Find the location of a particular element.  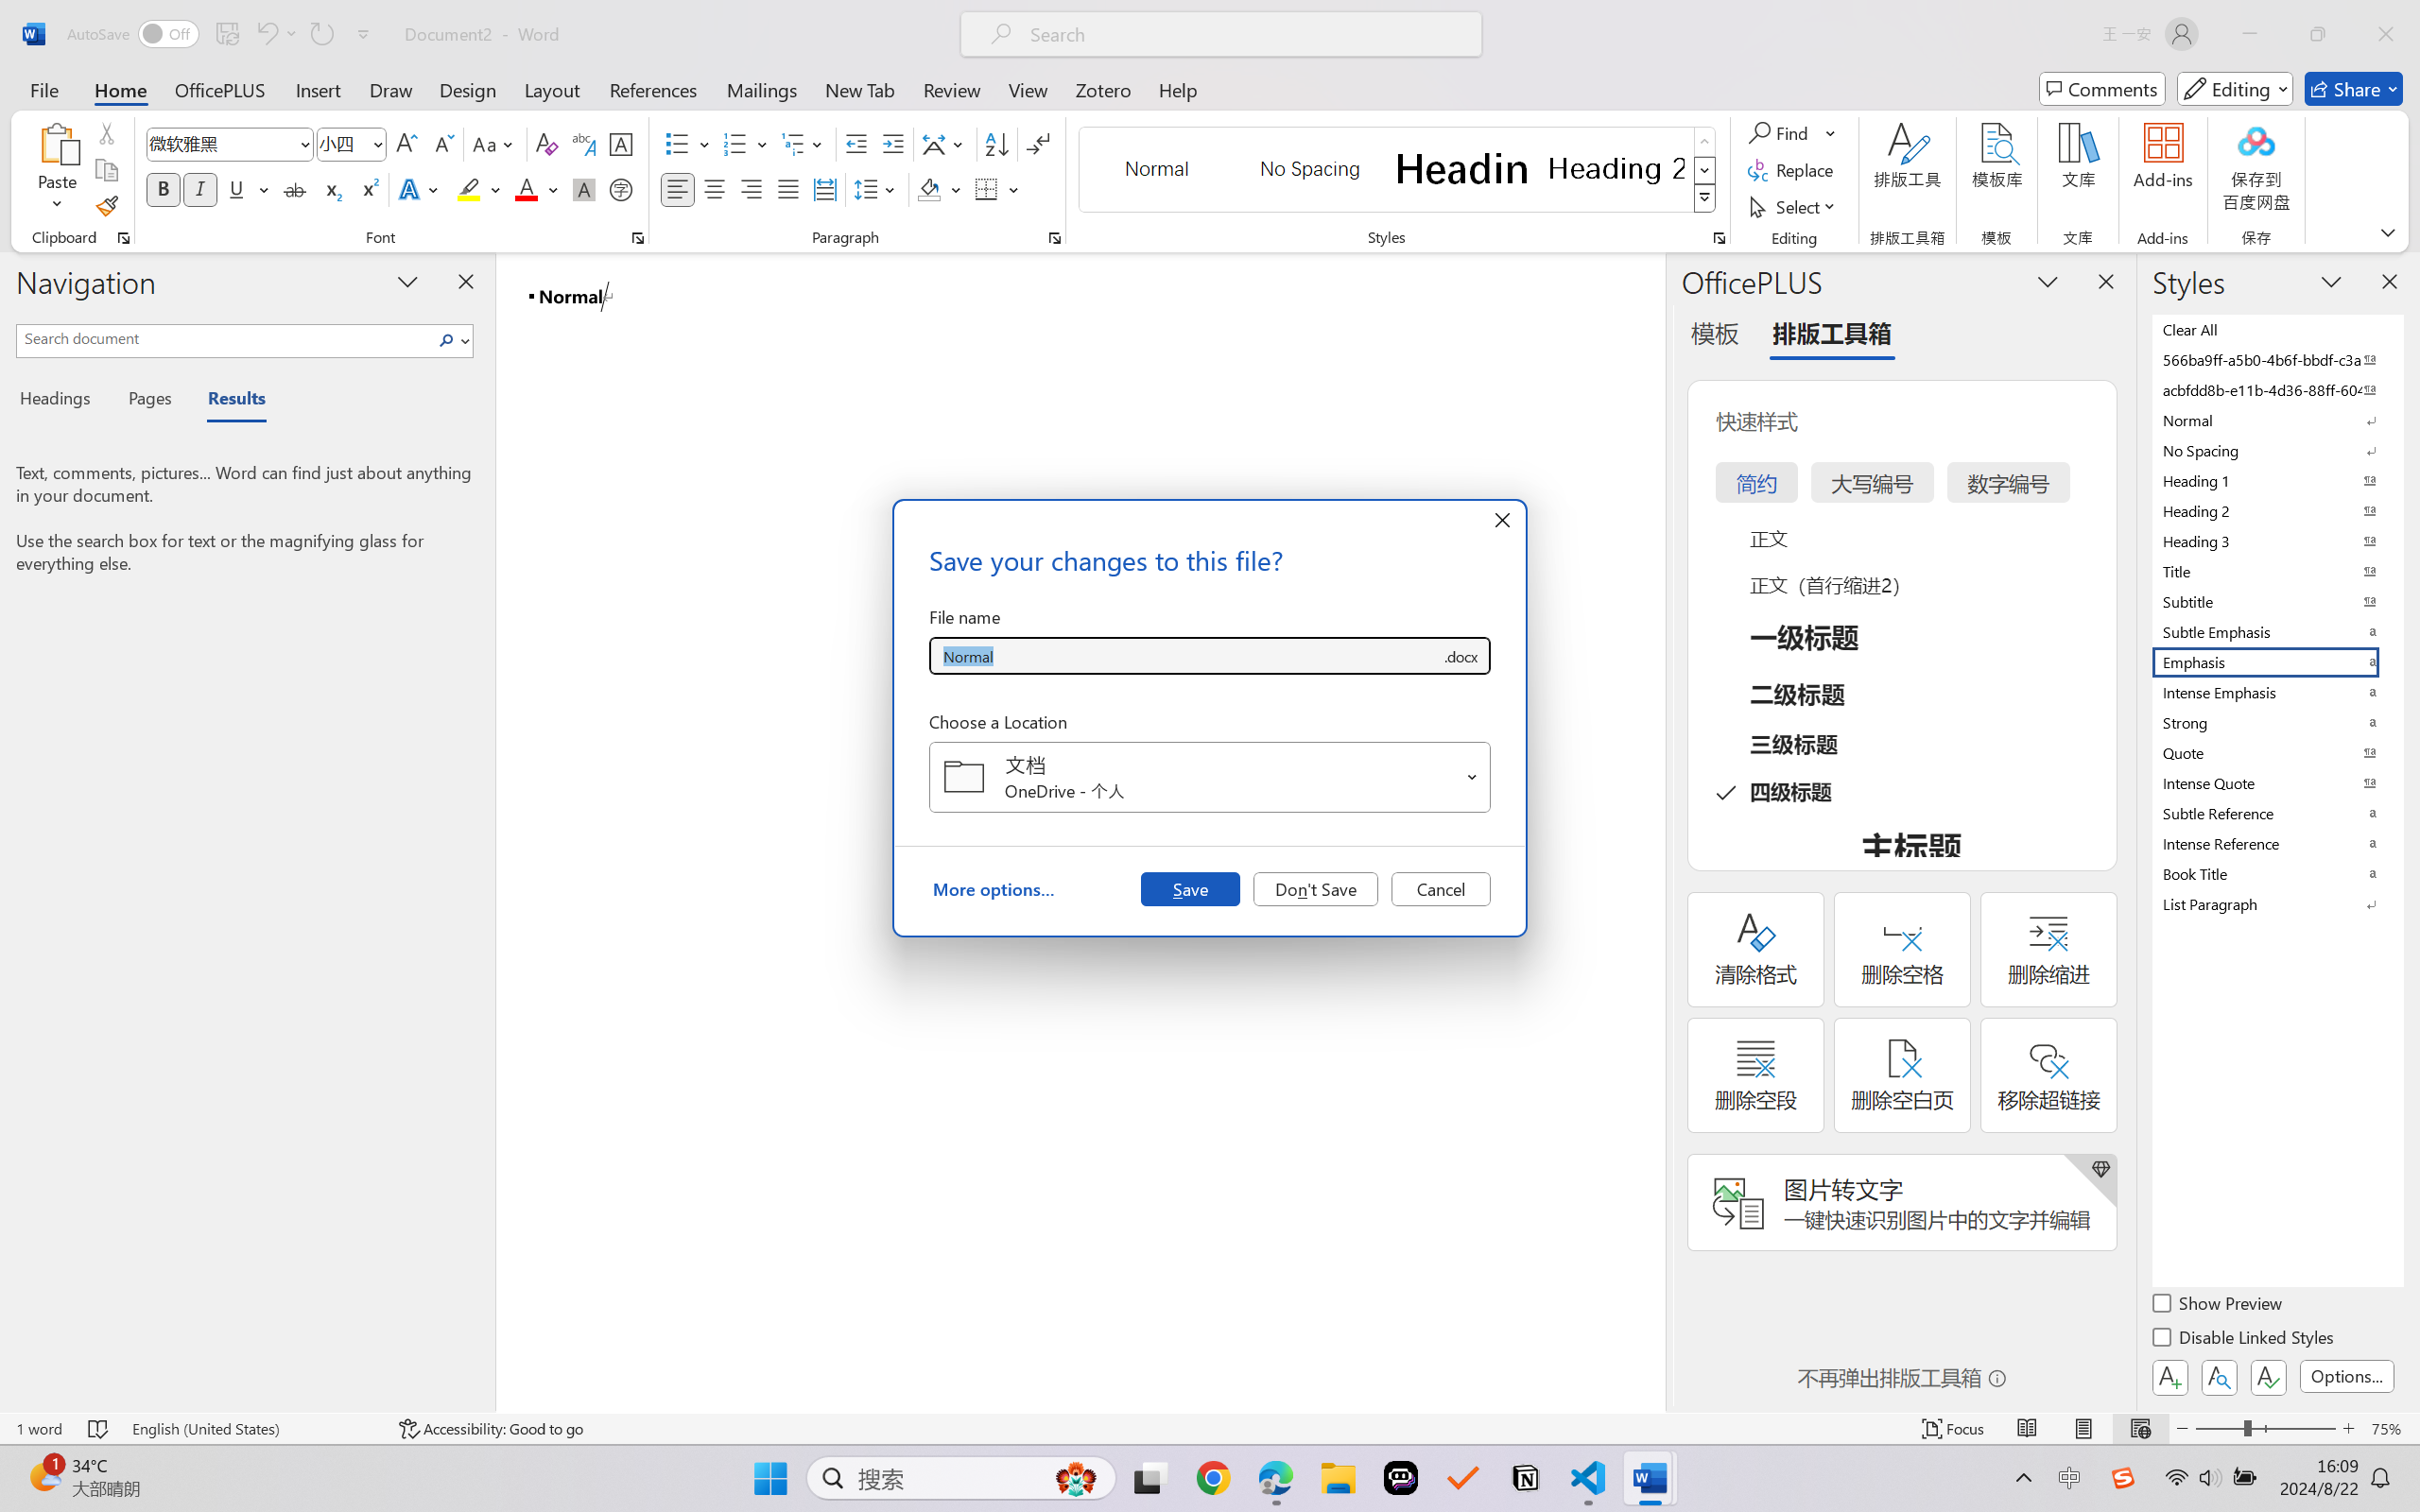

'Options...' is located at coordinates (2344, 1375).